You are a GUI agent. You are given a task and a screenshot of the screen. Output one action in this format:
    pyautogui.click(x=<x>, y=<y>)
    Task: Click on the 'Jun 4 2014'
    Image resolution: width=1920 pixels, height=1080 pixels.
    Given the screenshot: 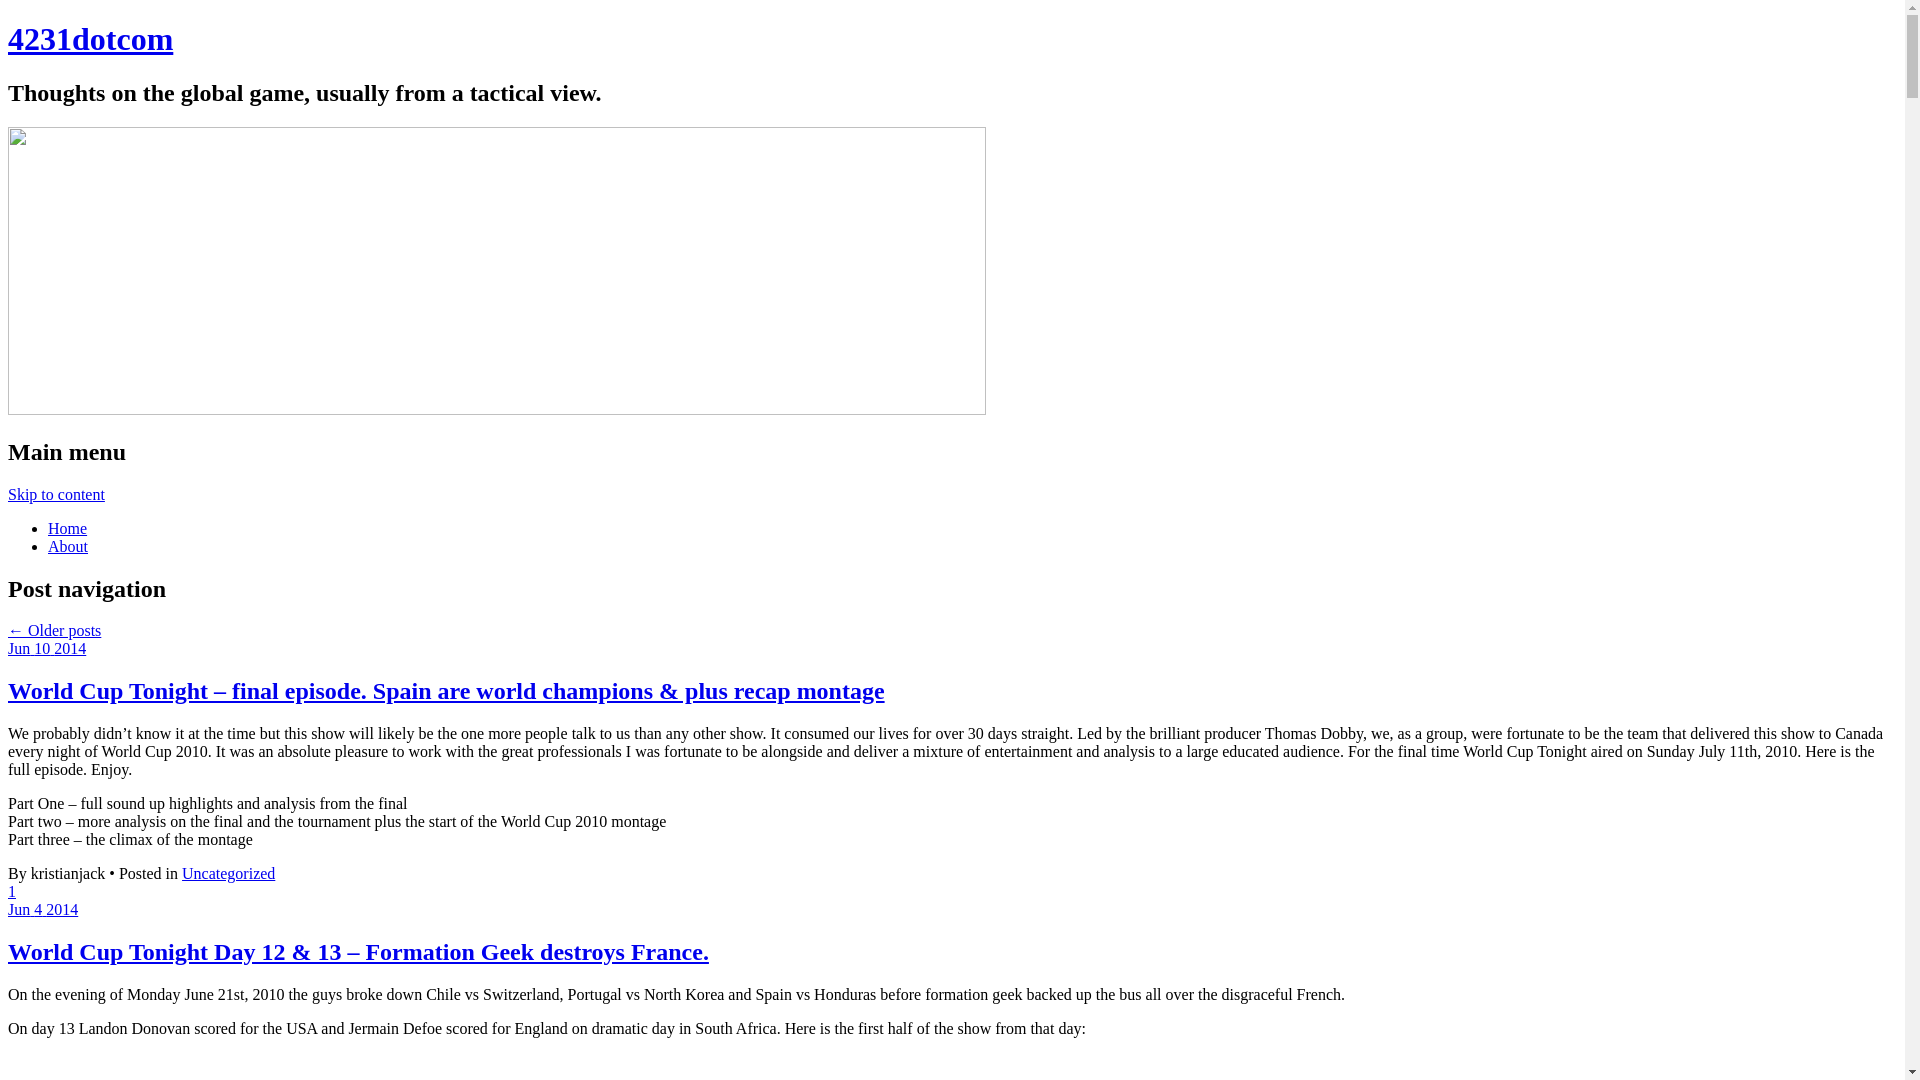 What is the action you would take?
    pyautogui.click(x=43, y=909)
    